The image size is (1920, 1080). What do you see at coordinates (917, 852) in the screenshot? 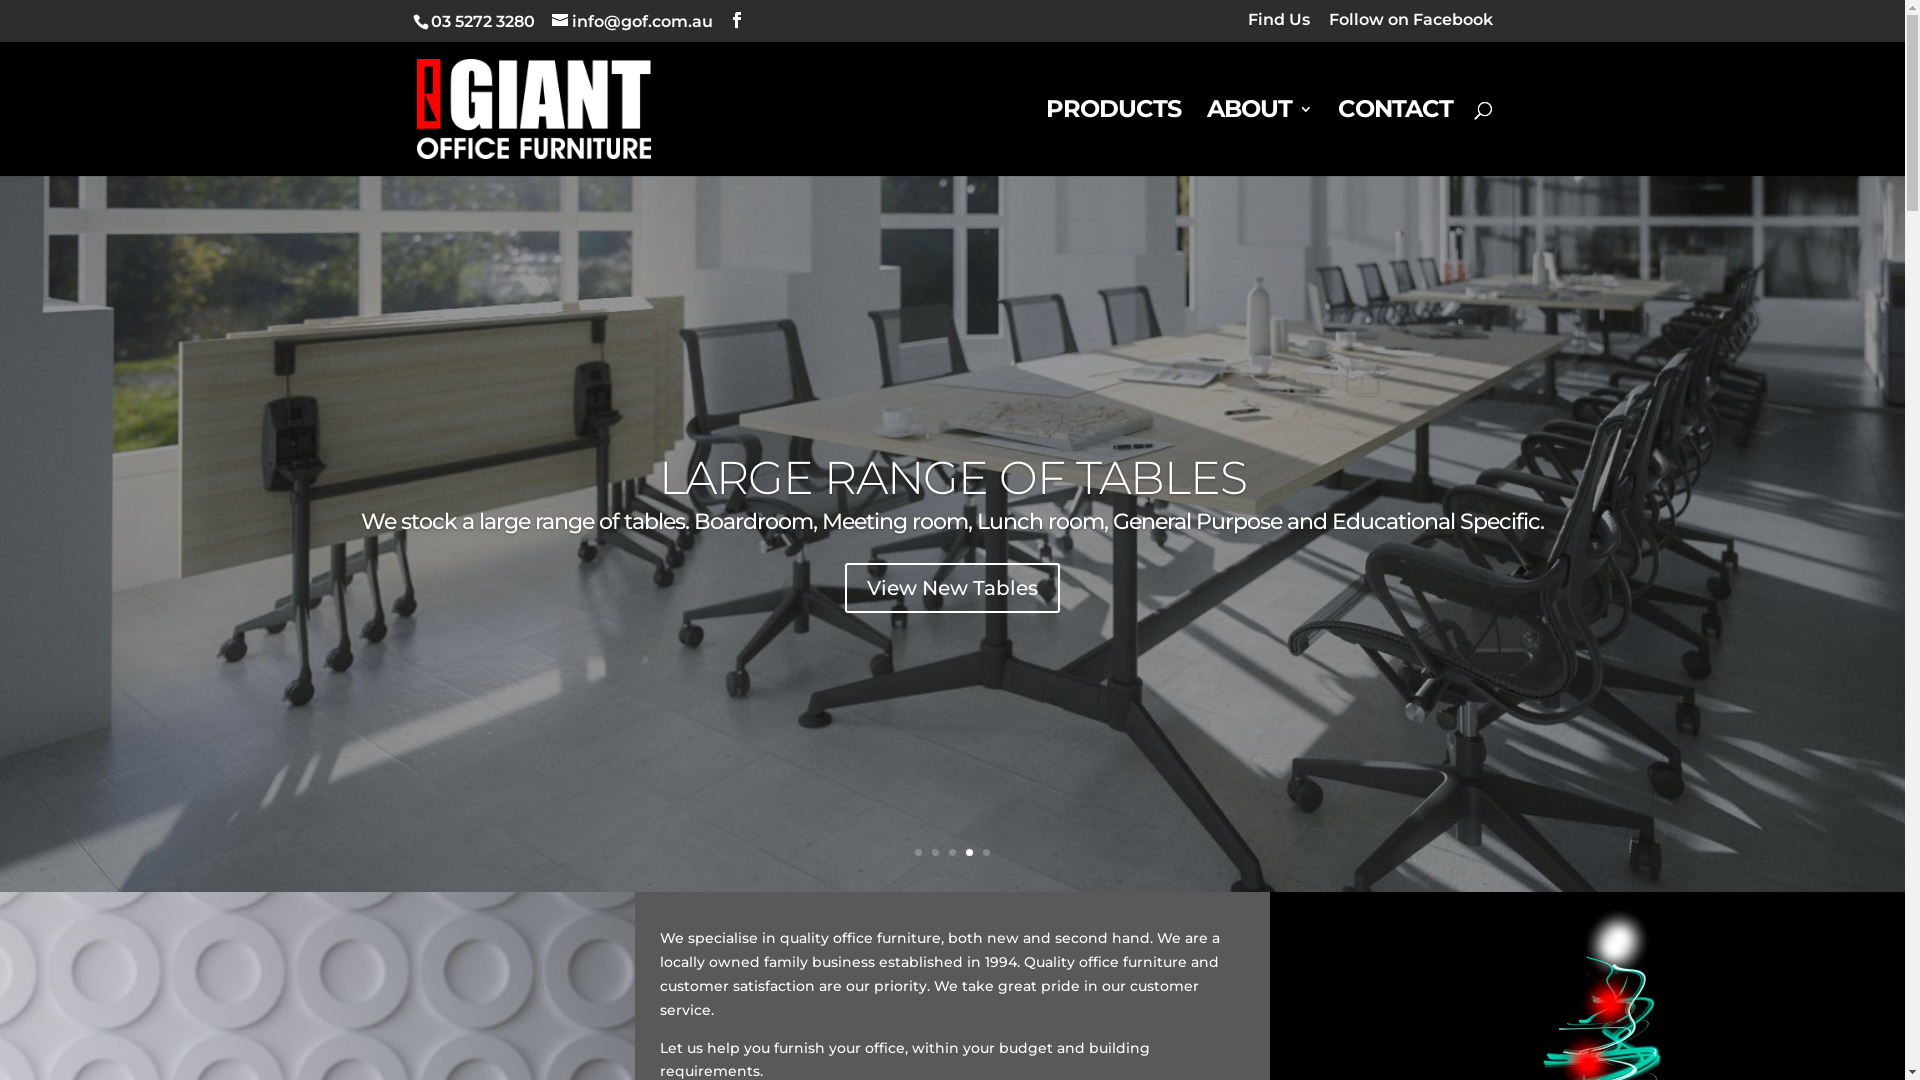
I see `'1'` at bounding box center [917, 852].